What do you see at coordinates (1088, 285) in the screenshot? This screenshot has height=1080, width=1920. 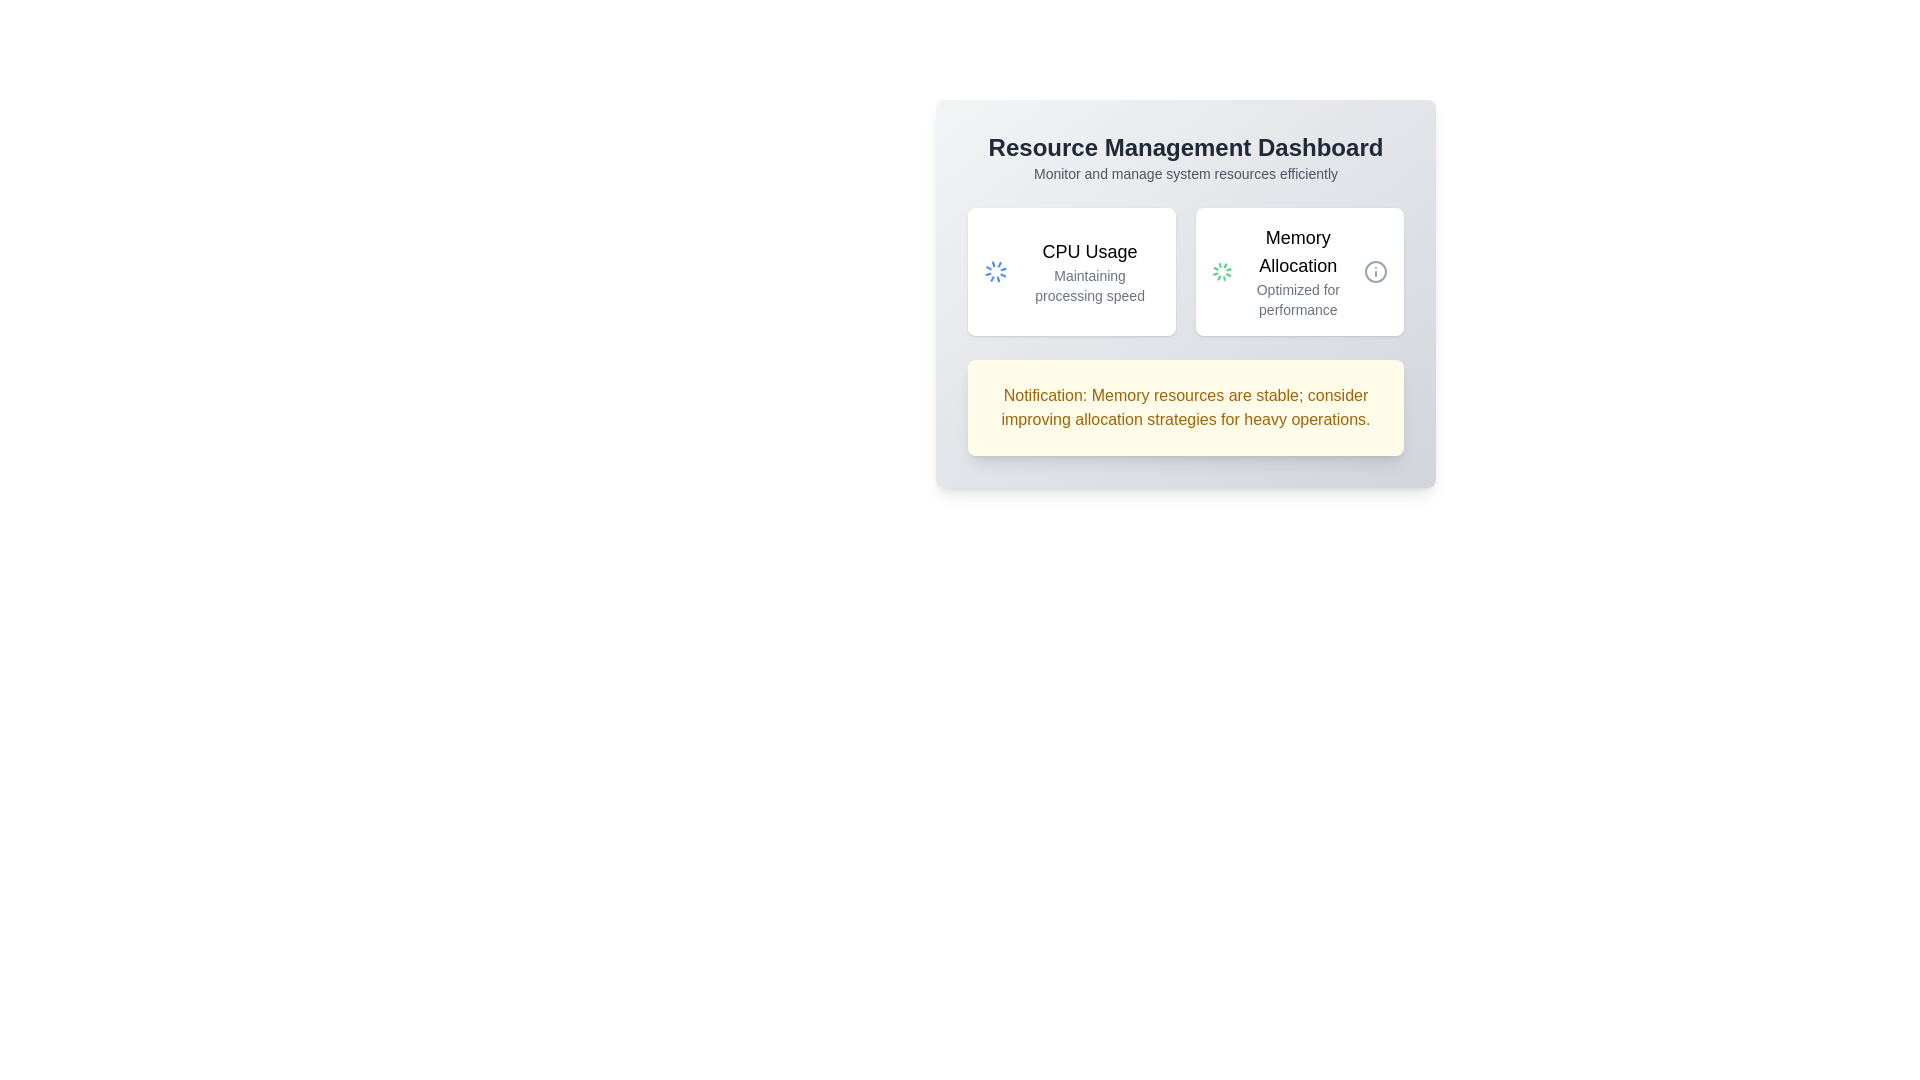 I see `the text label element containing the phrase 'Maintaining processing speed,' which is located below 'CPU Usage' in a card on the left side of the dashboard` at bounding box center [1088, 285].